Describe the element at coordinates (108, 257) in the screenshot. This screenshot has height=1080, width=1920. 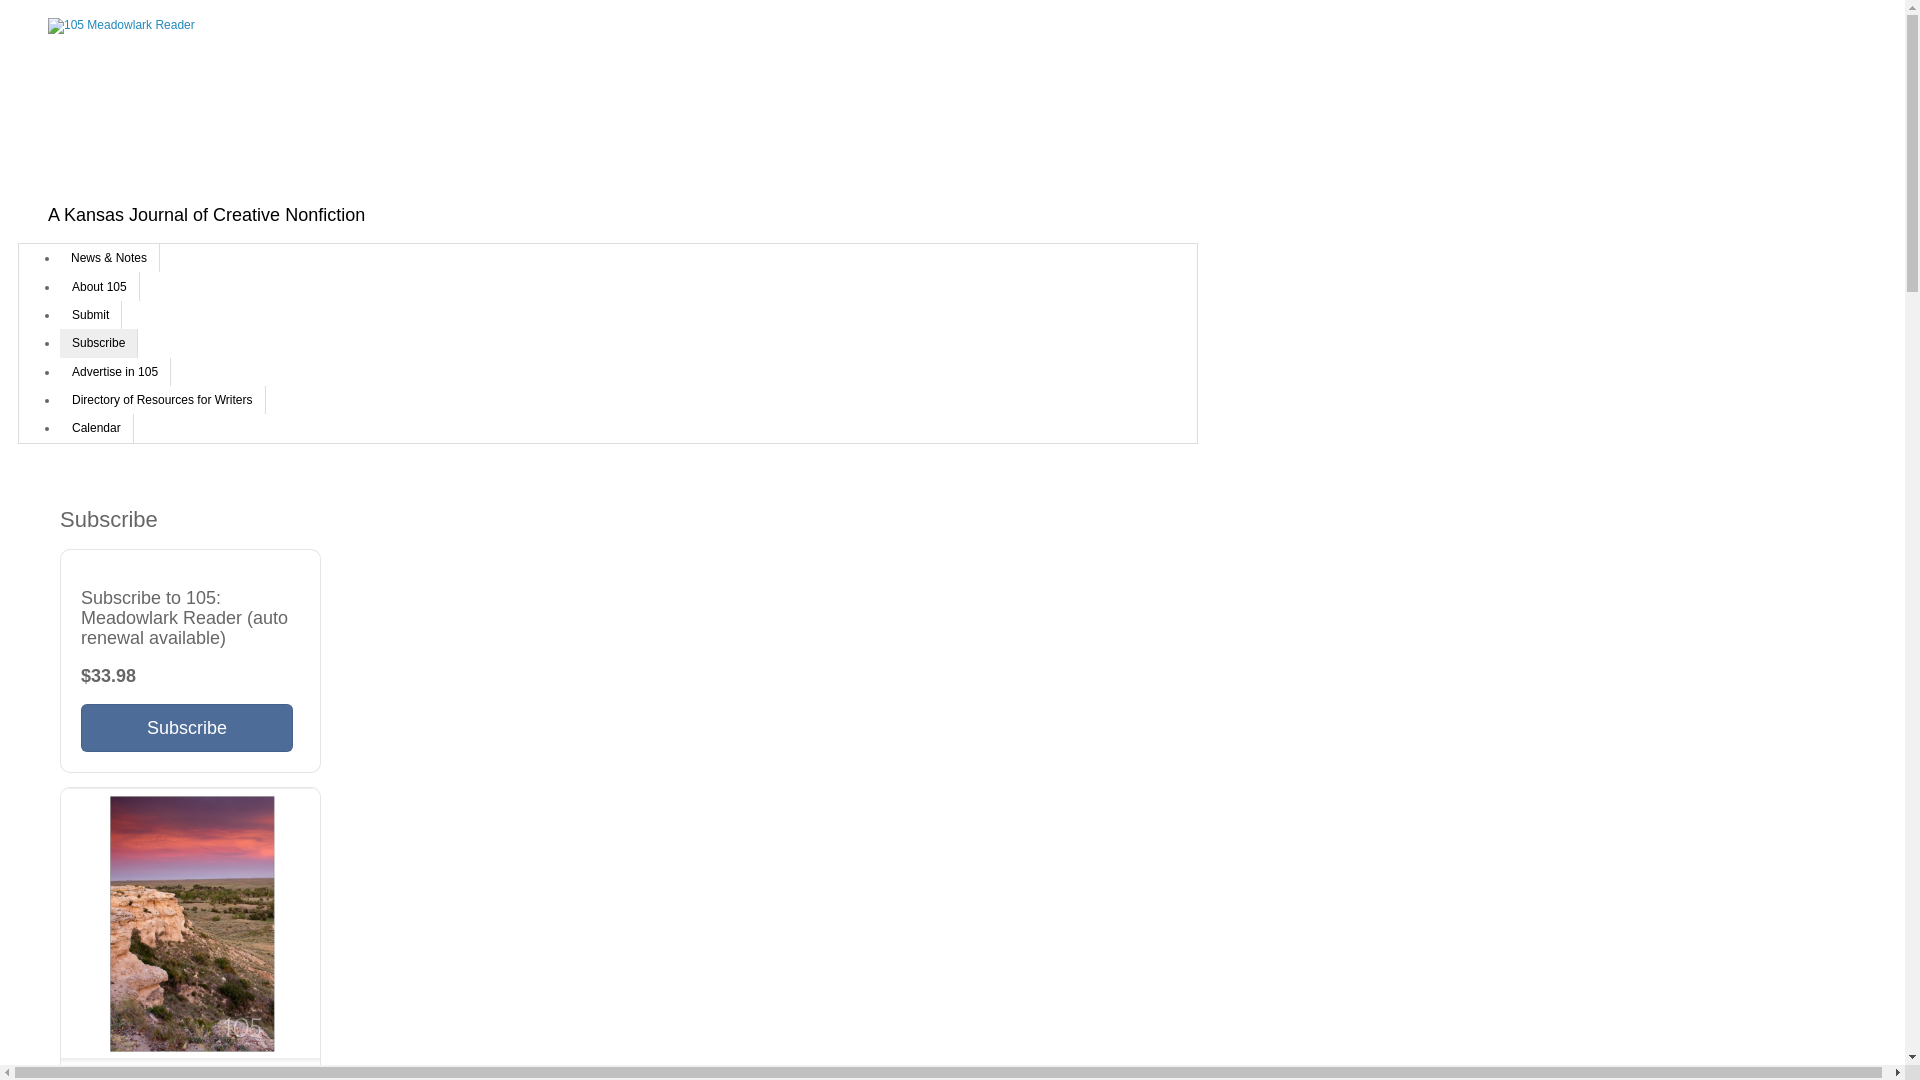
I see `'News & Notes'` at that location.